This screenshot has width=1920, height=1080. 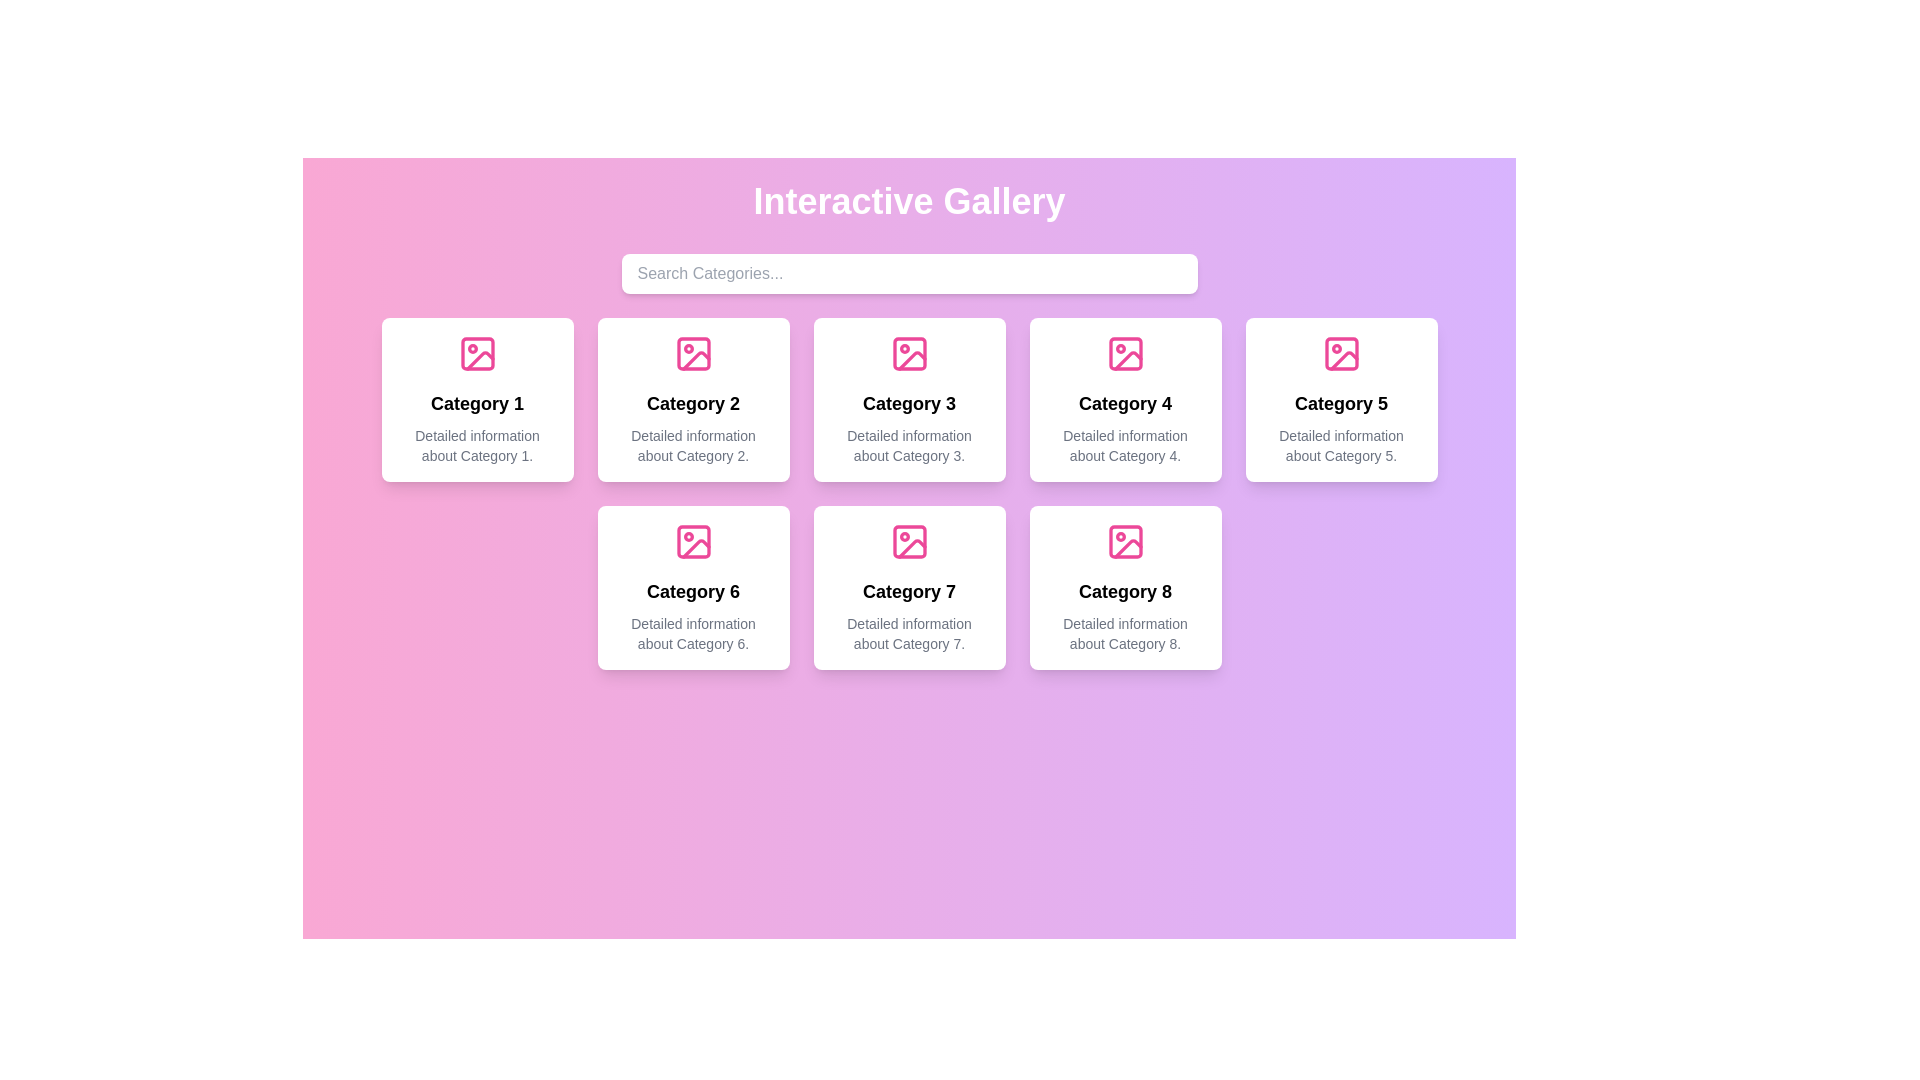 What do you see at coordinates (1125, 445) in the screenshot?
I see `additional information text located in the lower section of the card labeled 'Category 4', positioned directly below the header text 'Category 4'` at bounding box center [1125, 445].